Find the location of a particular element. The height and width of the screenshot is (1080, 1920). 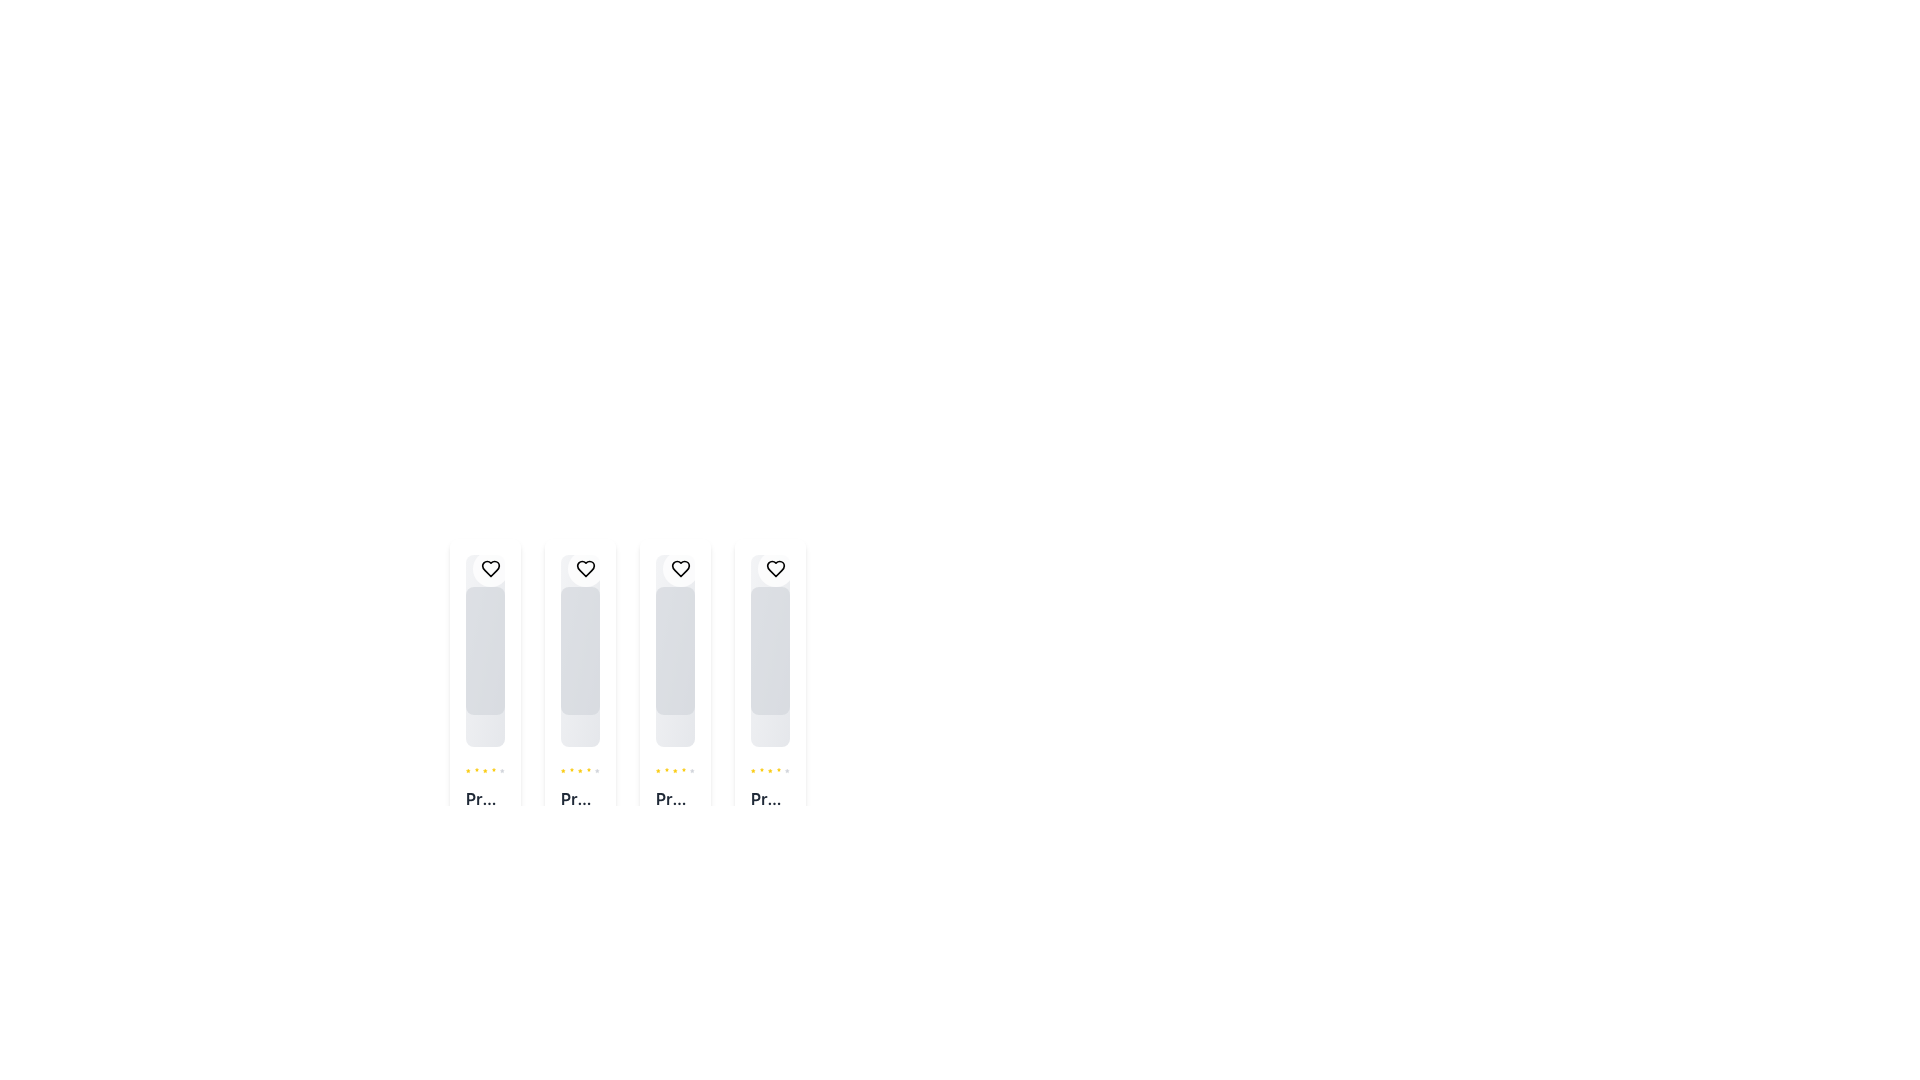

the text display component that displays 'Product Name', which is styled with a semi-bold font and located in the central area of the card layout, below the rating stars is located at coordinates (579, 797).